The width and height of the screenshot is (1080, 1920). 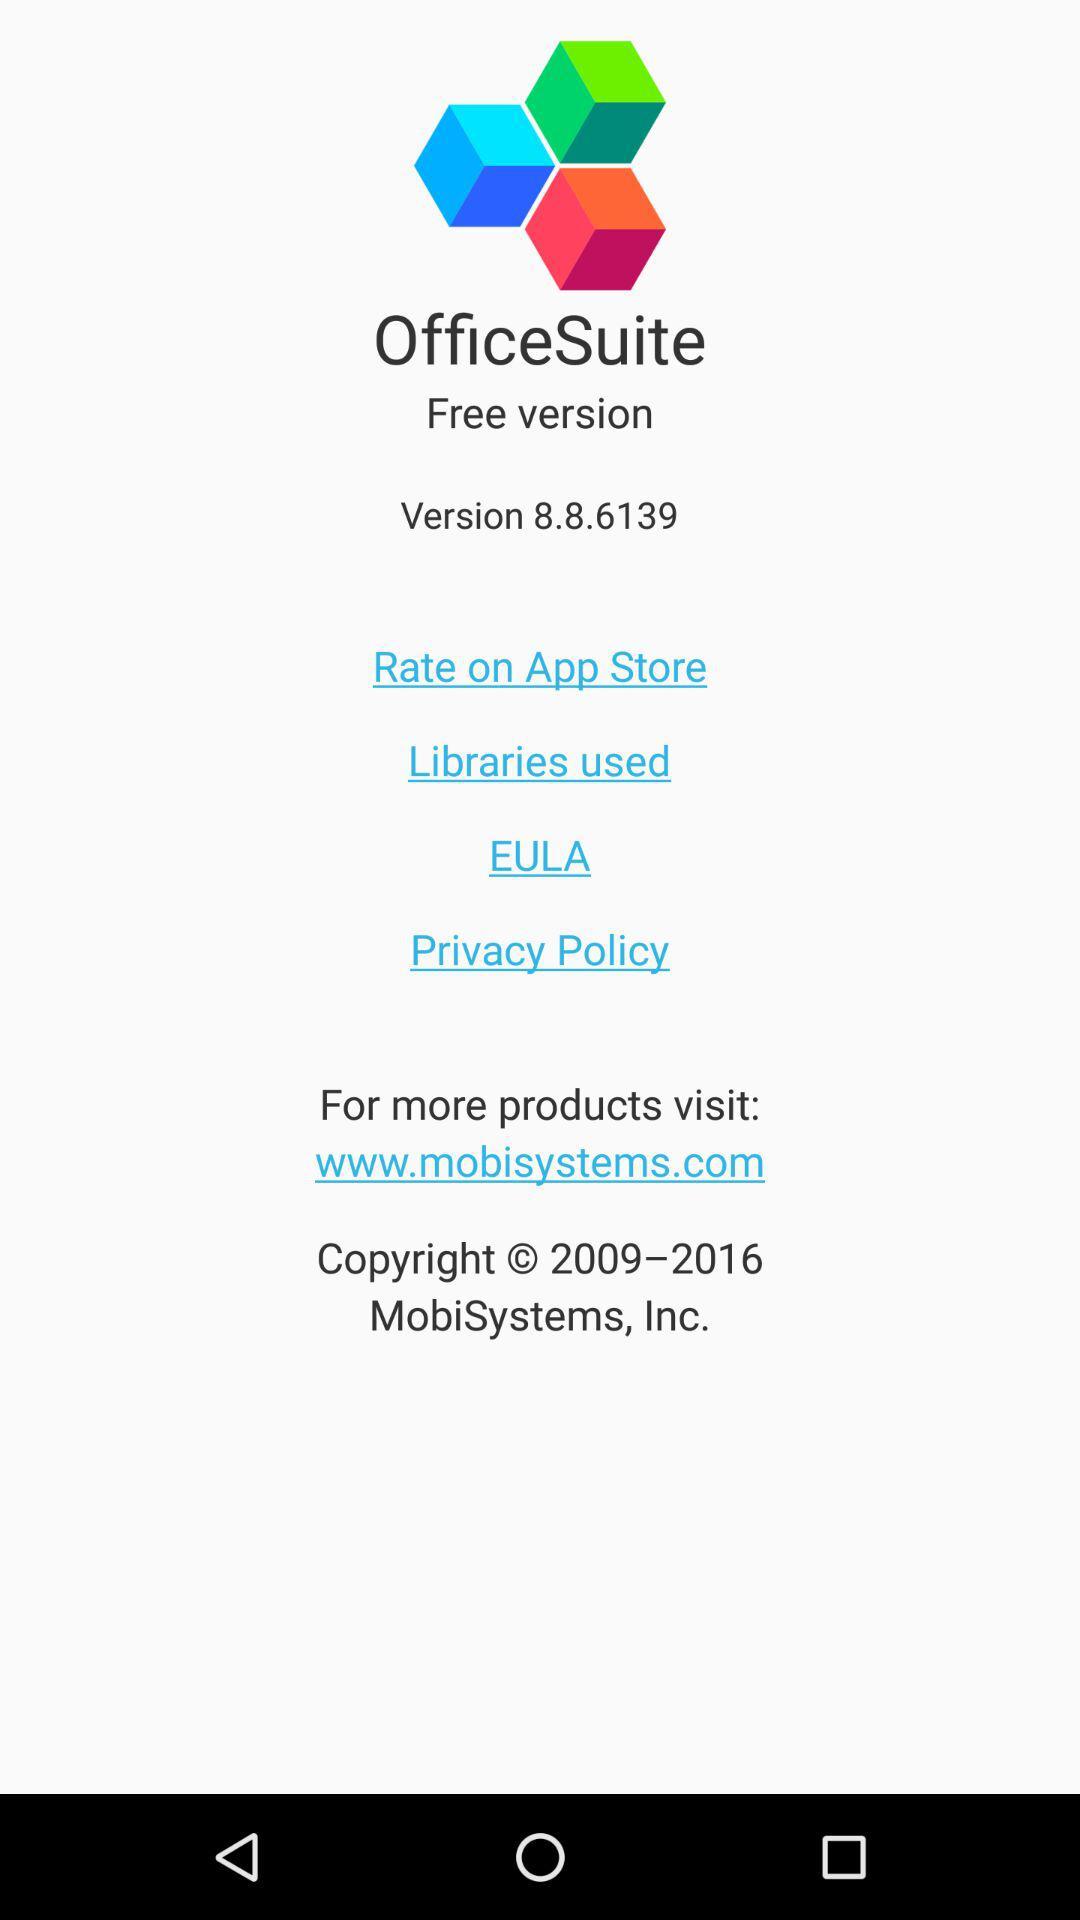 I want to click on the www.mobisystems.com item, so click(x=540, y=1160).